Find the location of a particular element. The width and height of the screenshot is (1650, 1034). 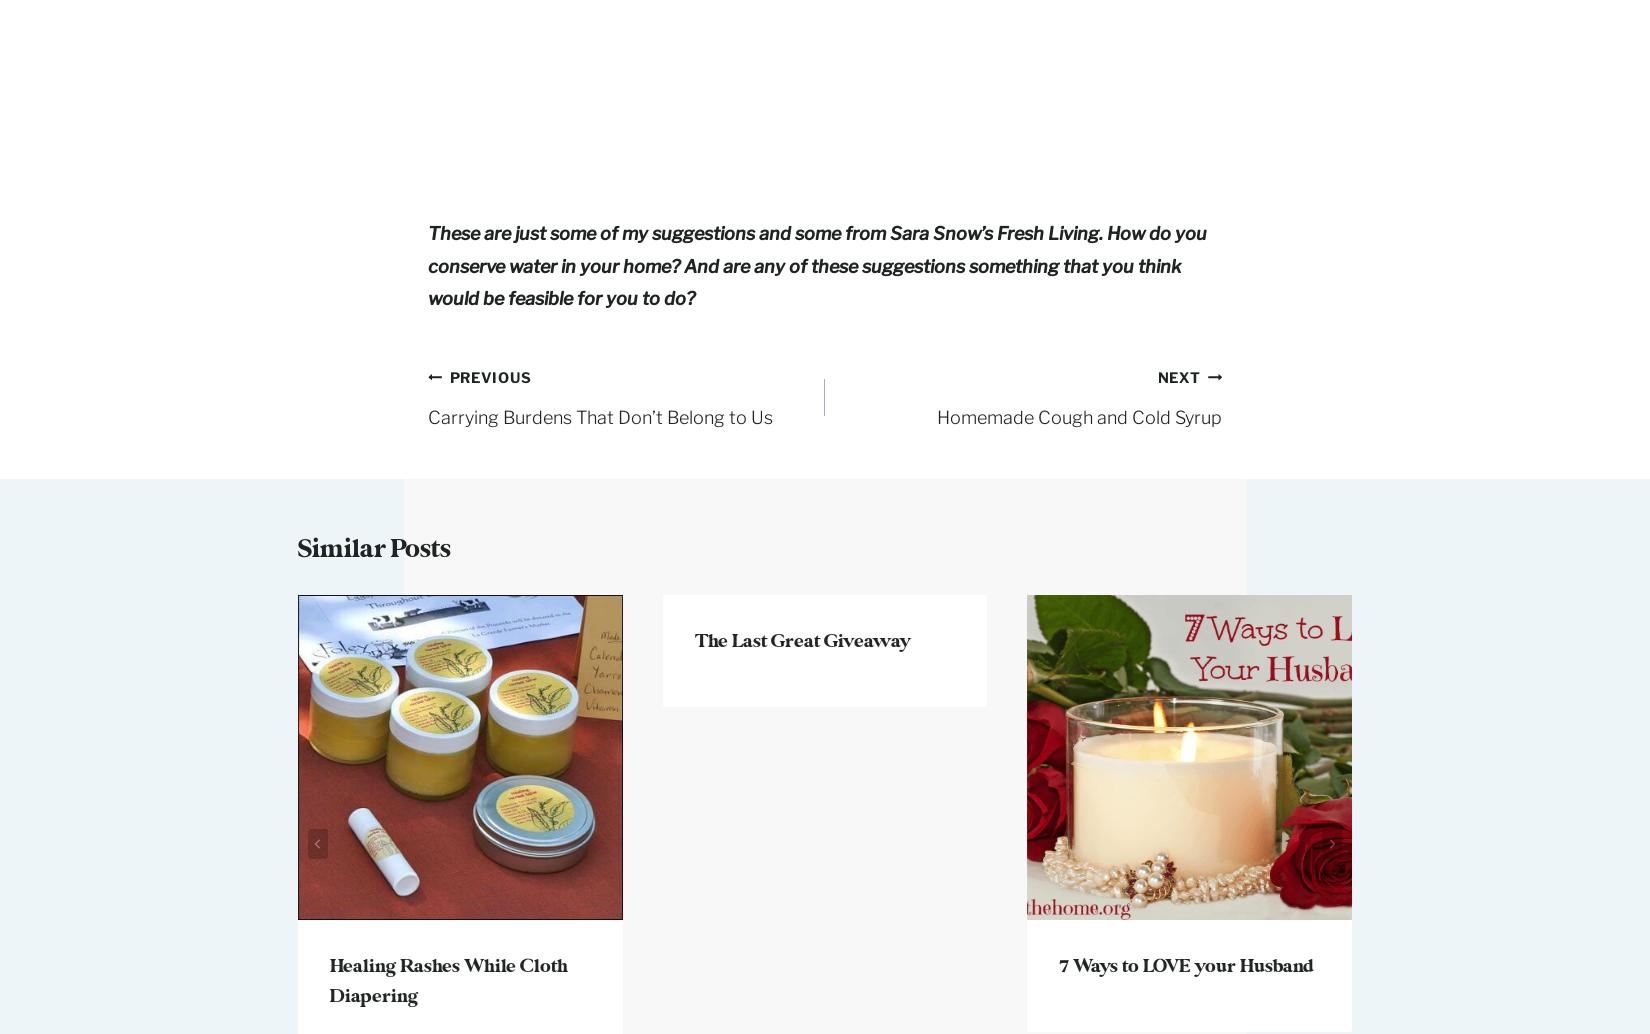

'Carrying Burdens That Don’t Belong to Us' is located at coordinates (599, 415).